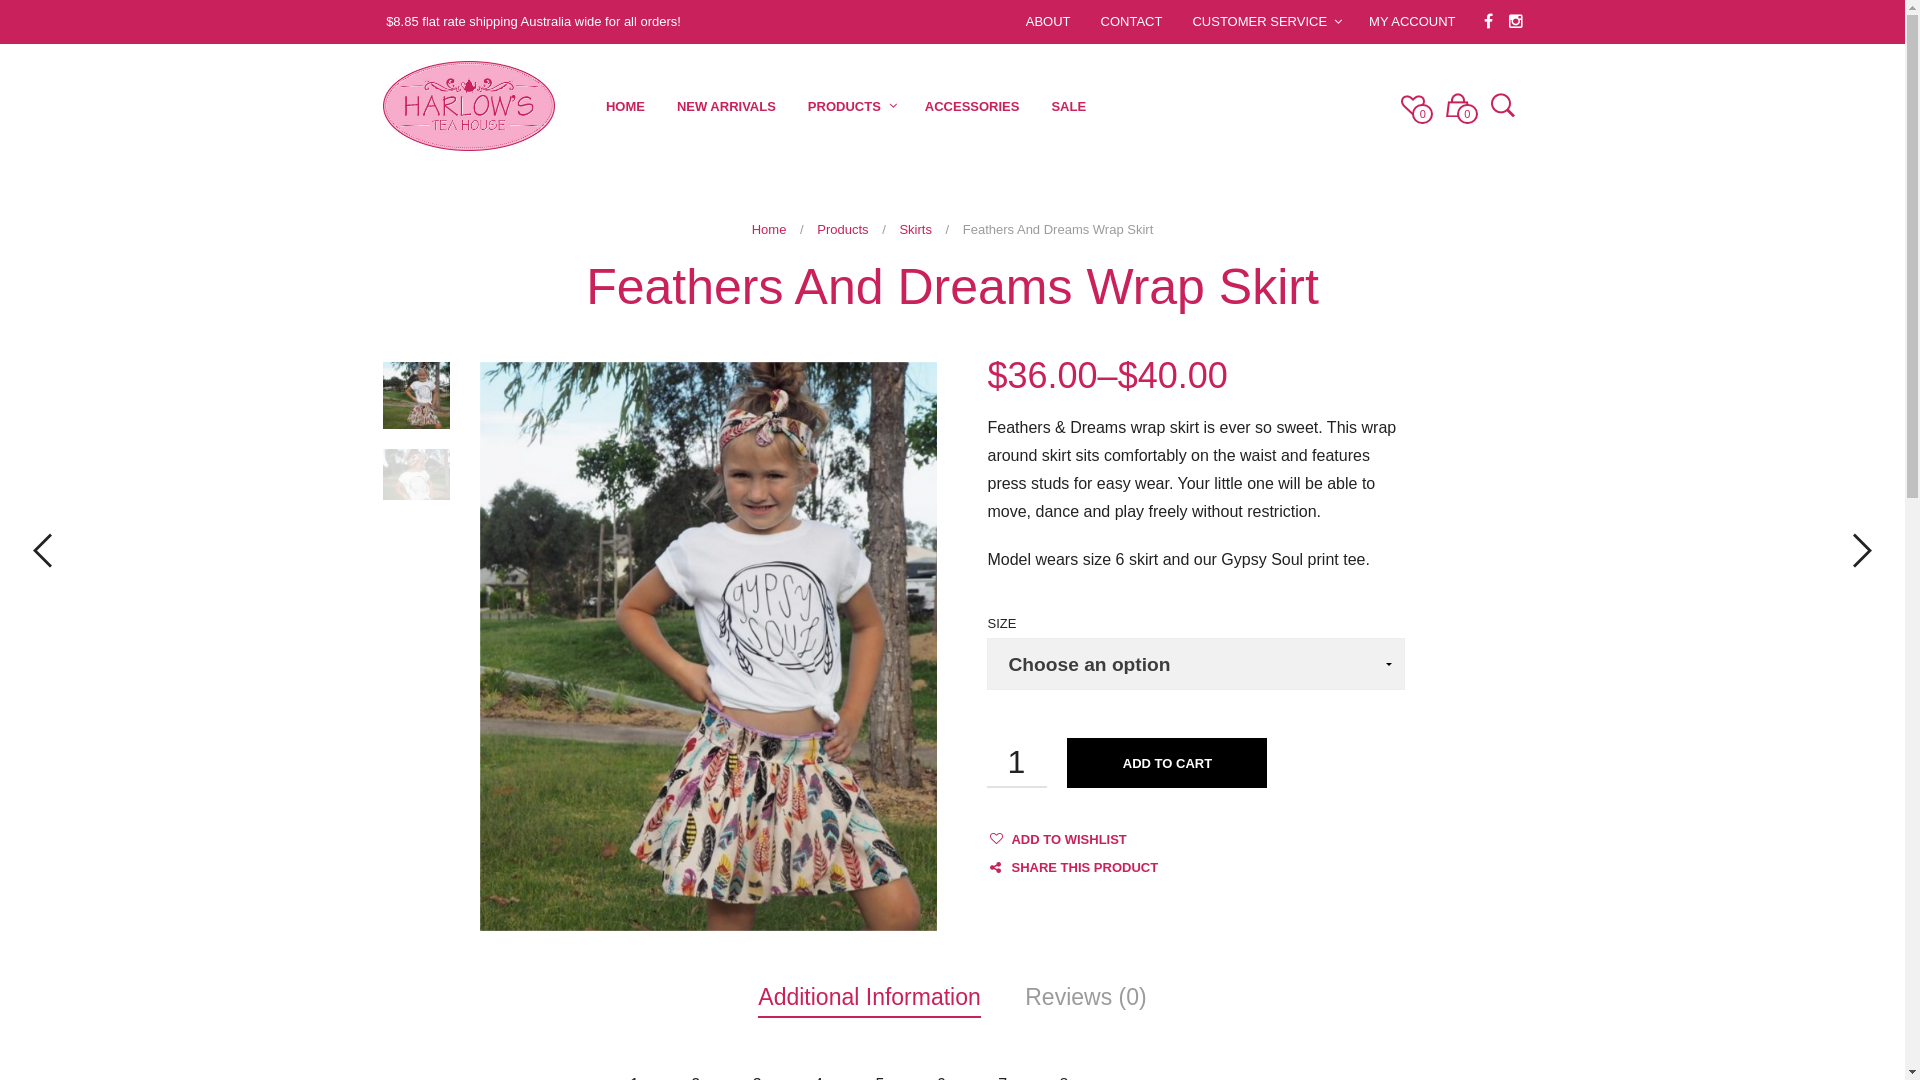 The height and width of the screenshot is (1080, 1920). I want to click on 'Search', so click(1497, 107).